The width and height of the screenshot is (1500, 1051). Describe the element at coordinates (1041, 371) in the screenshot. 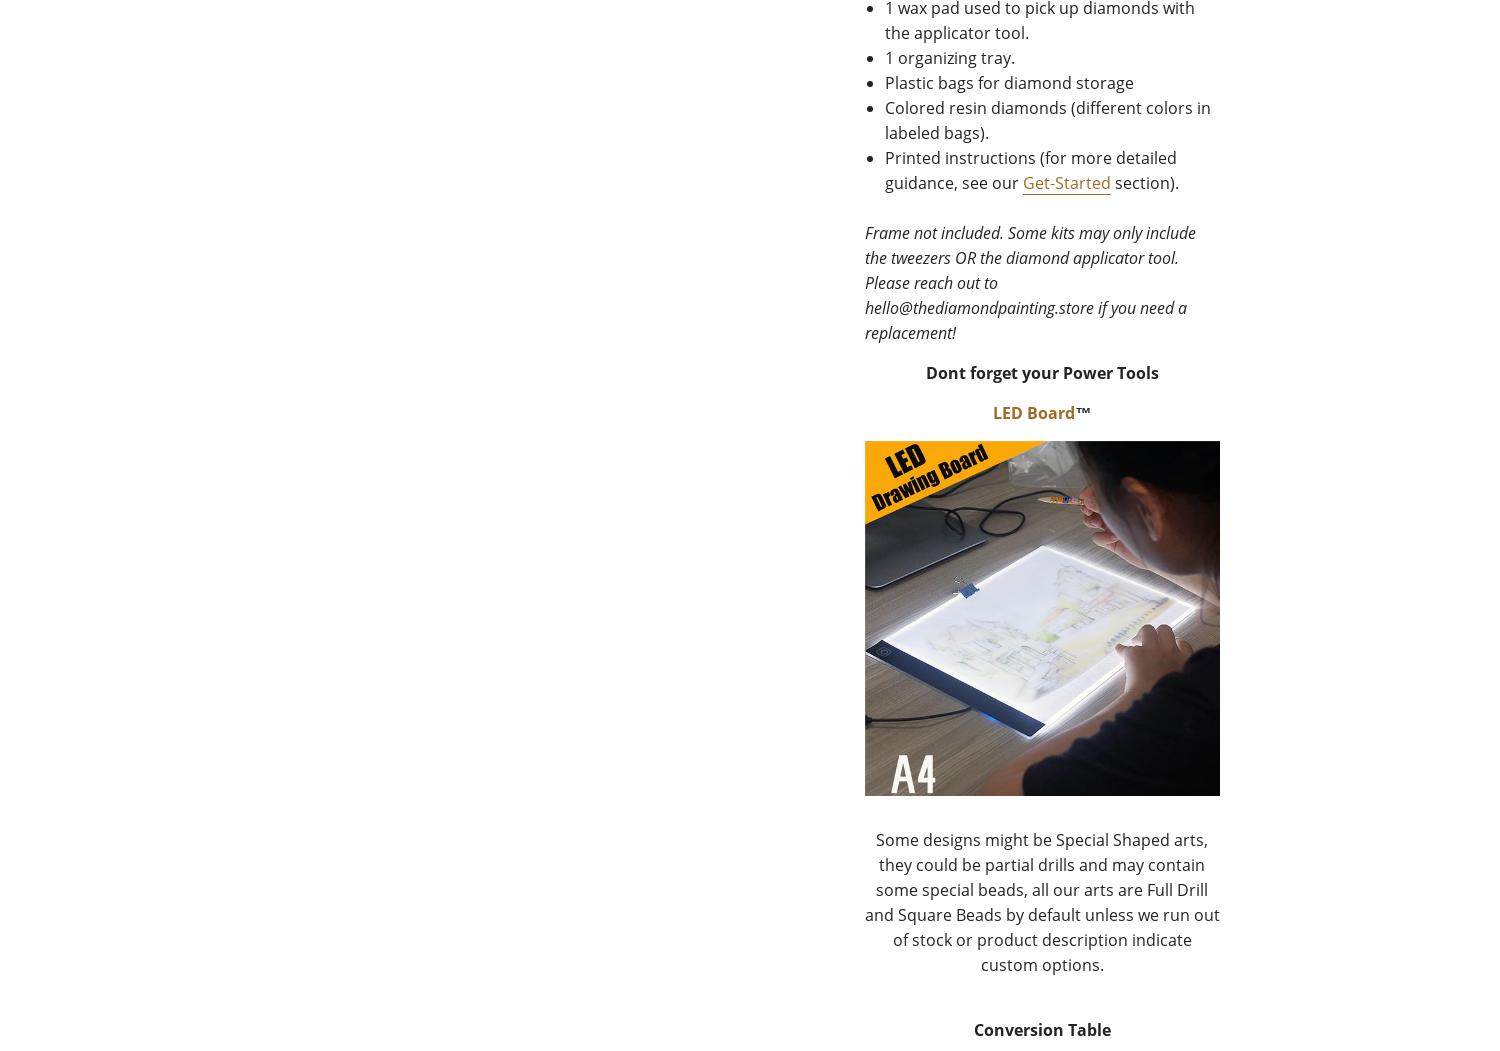

I see `'Dont forget your Power Tools'` at that location.